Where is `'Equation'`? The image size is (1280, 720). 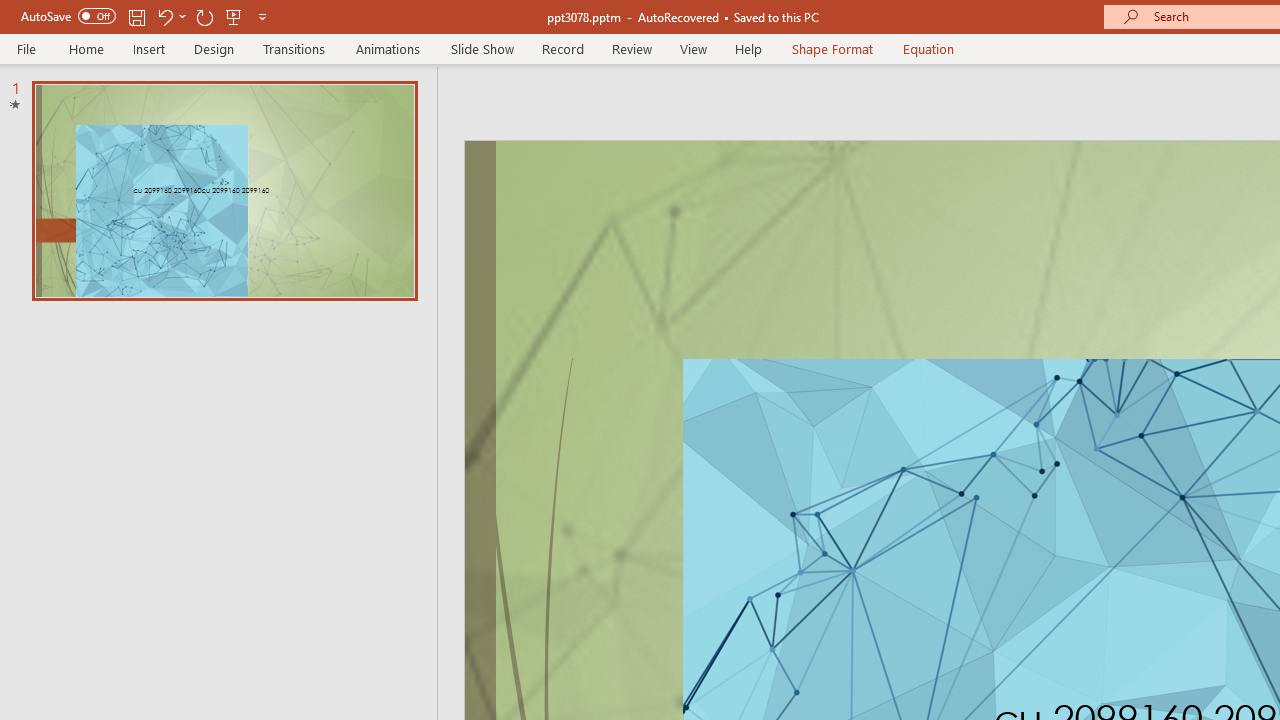 'Equation' is located at coordinates (928, 48).